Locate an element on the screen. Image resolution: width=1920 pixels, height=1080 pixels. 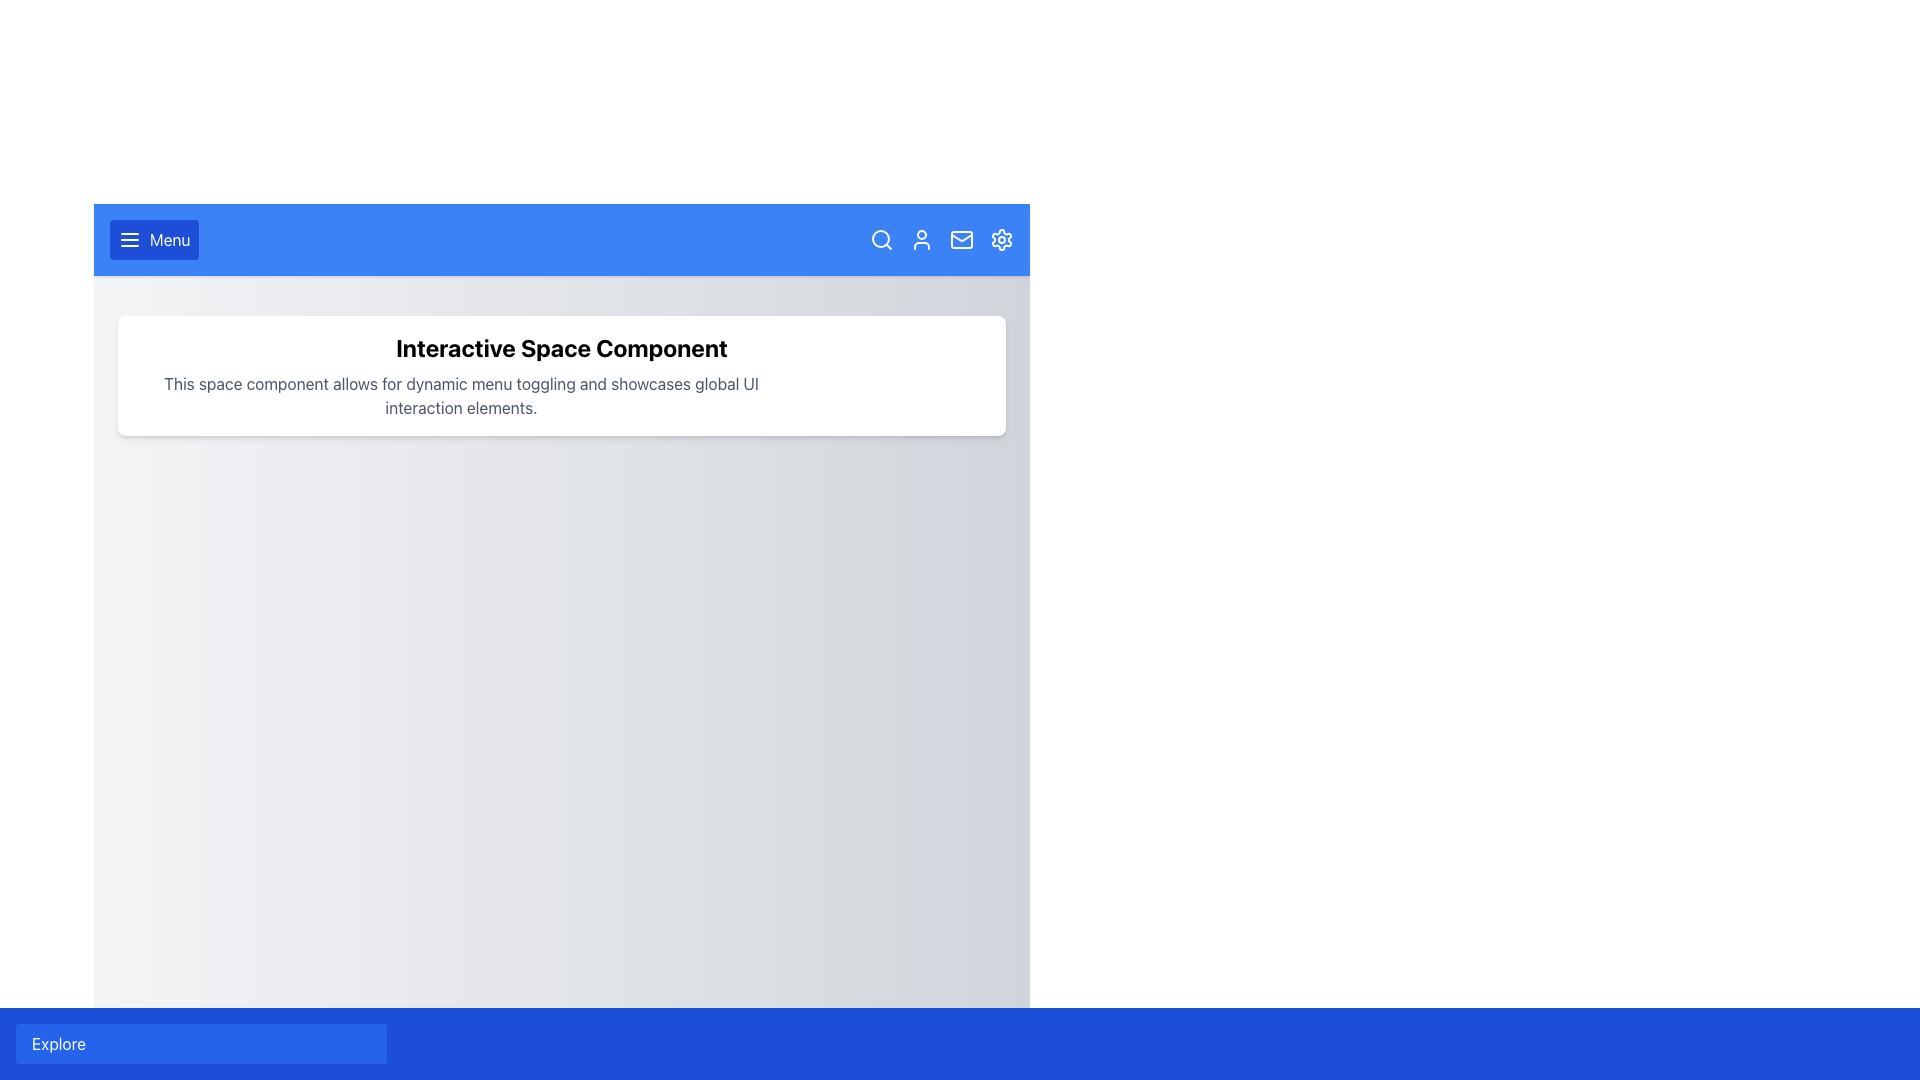
the settings icon button located in the top-right corner of the interface is located at coordinates (1002, 238).